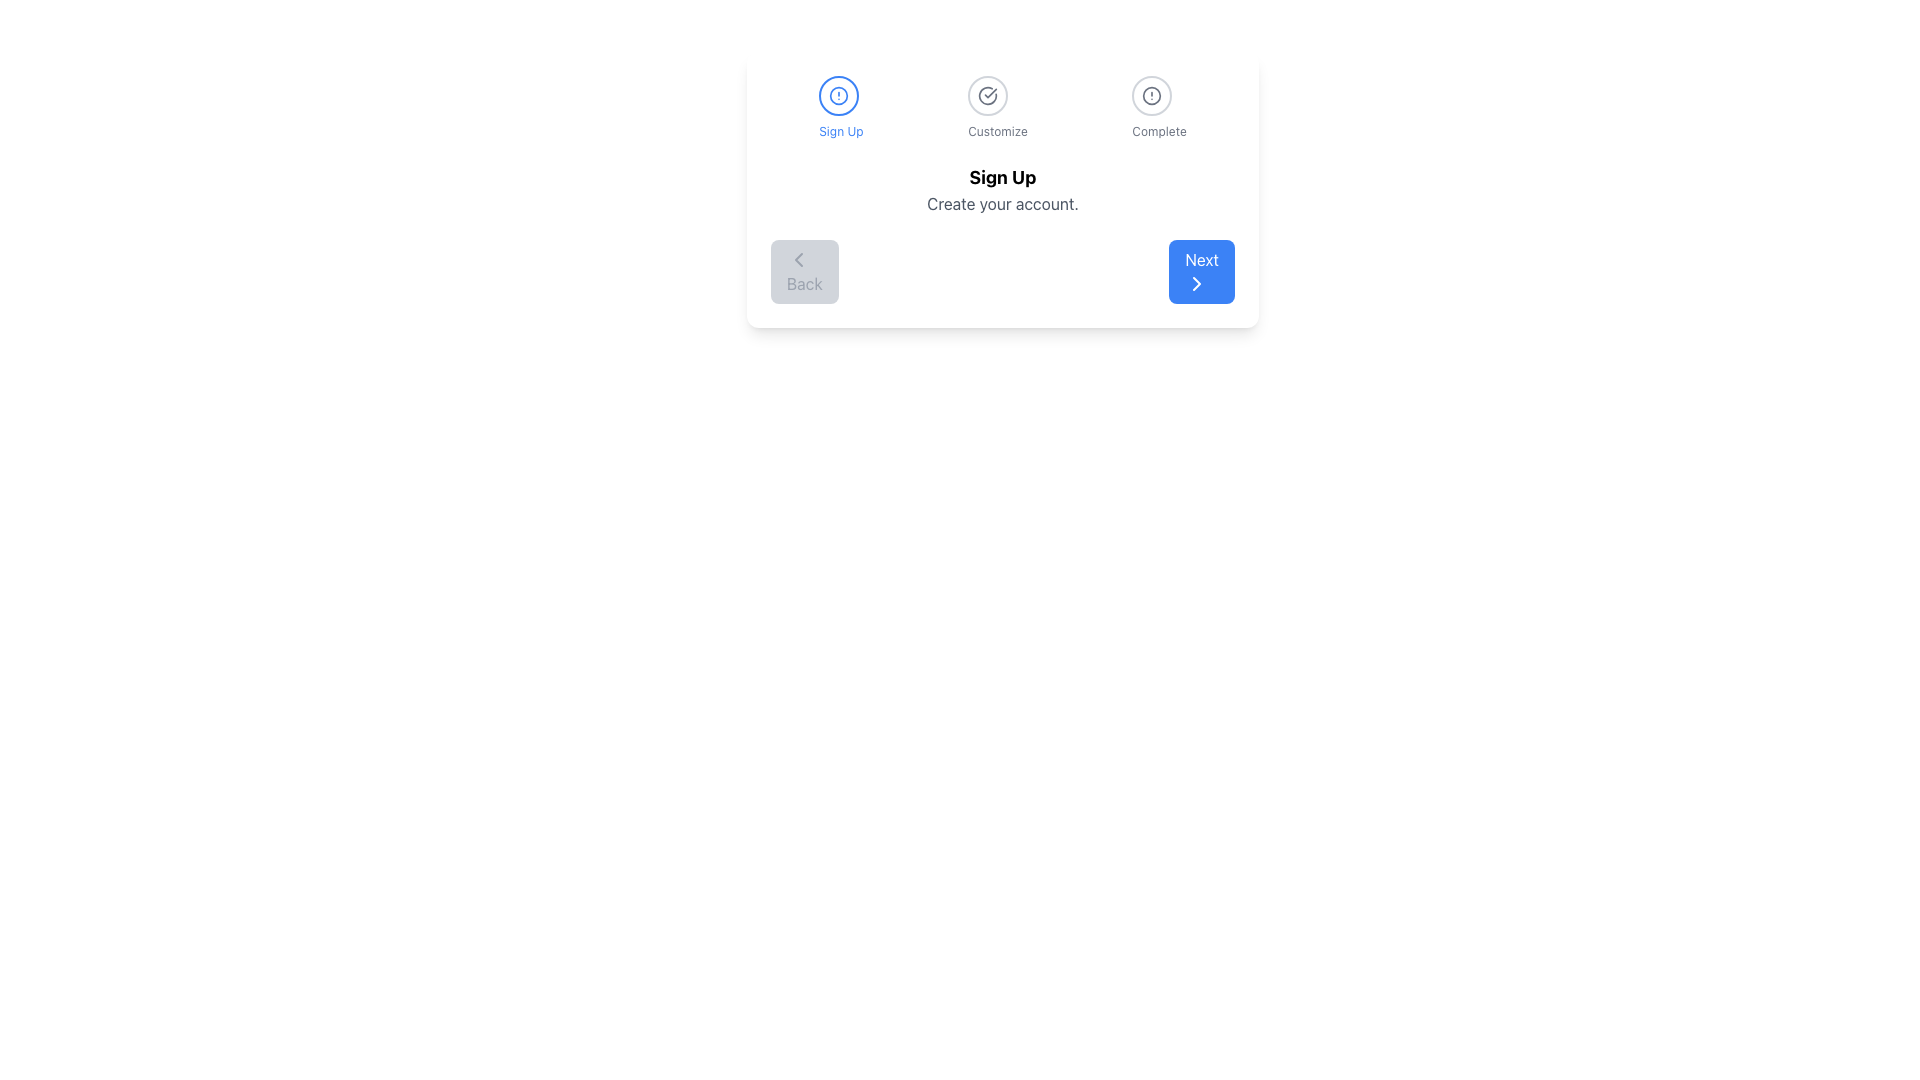 The height and width of the screenshot is (1080, 1920). Describe the element at coordinates (839, 96) in the screenshot. I see `the SVG icon with a blue border located in the top-left circular button labeled 'Sign Up', positioned directly above the text` at that location.